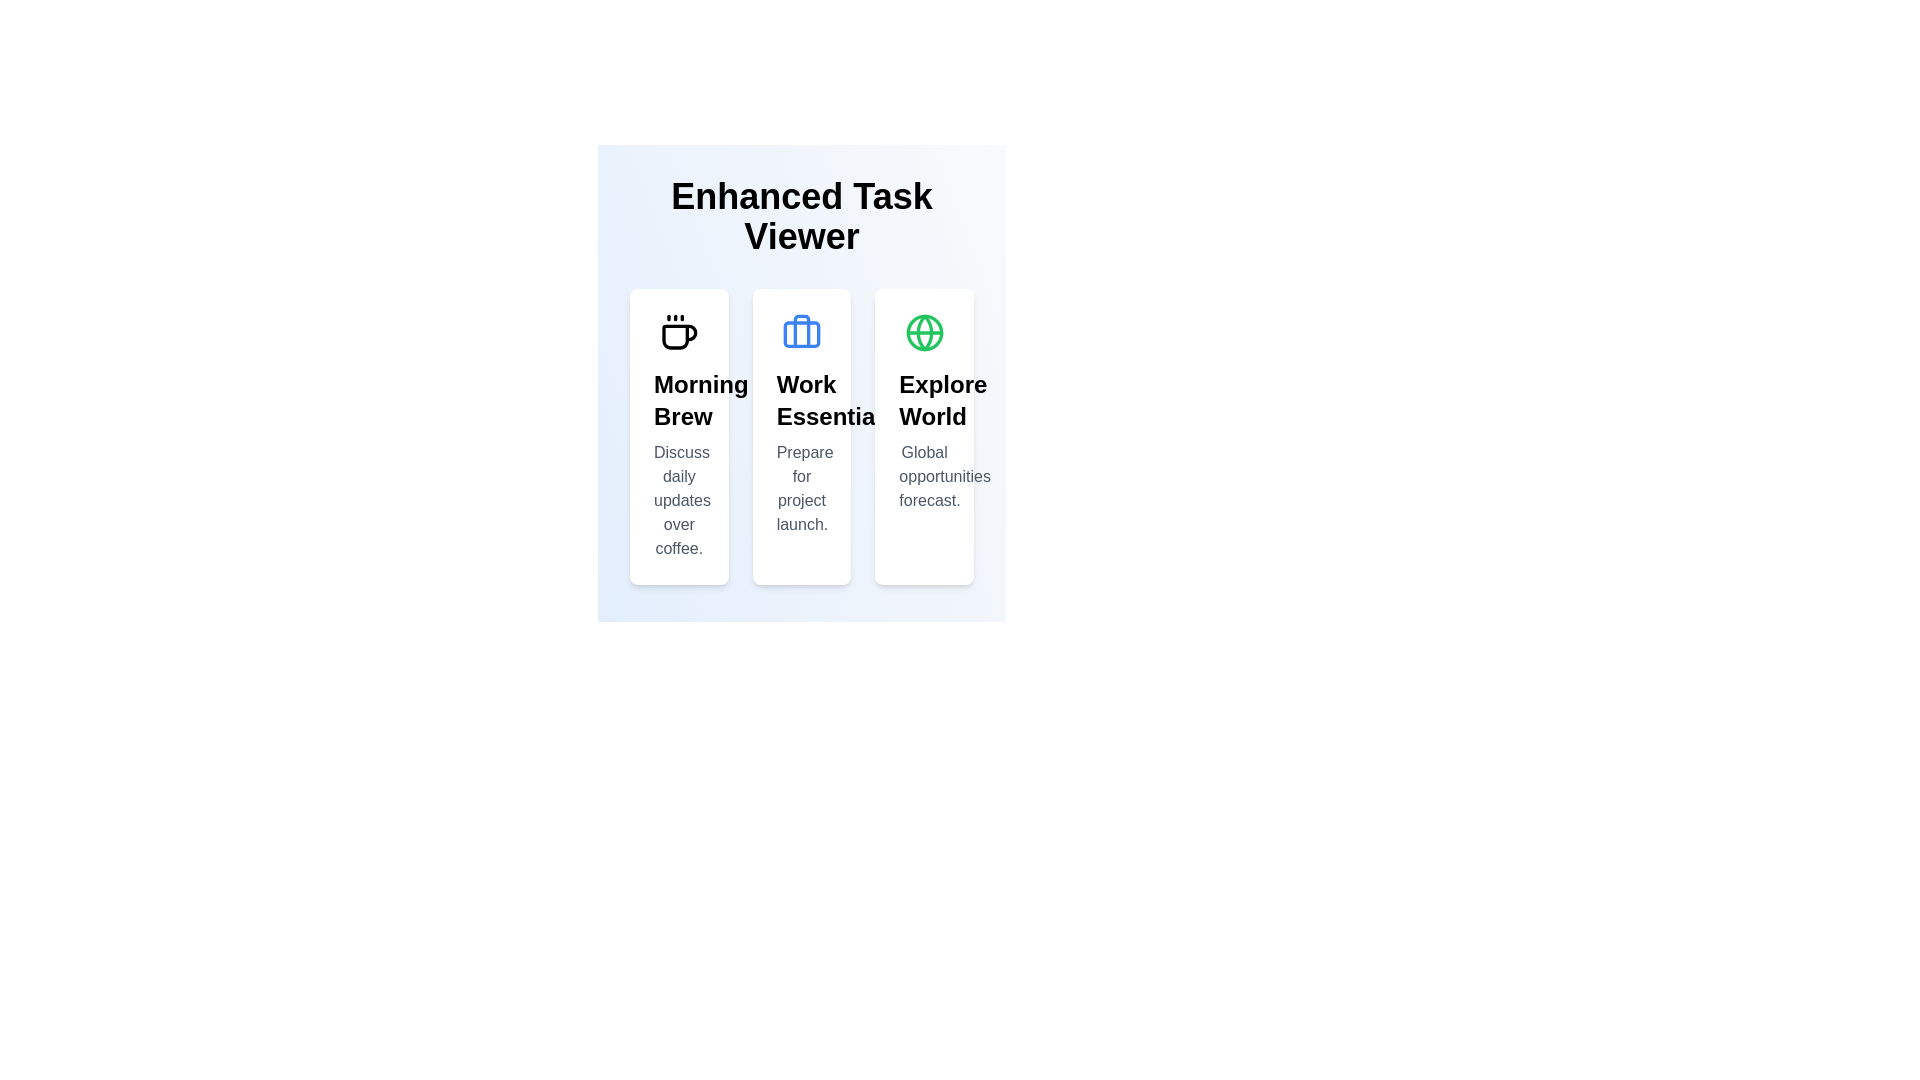  What do you see at coordinates (679, 500) in the screenshot?
I see `text label containing 'Discuss daily updates over coffee.' that is styled with a gray font and centered alignment, located within the 'Morning Brew' card layout` at bounding box center [679, 500].